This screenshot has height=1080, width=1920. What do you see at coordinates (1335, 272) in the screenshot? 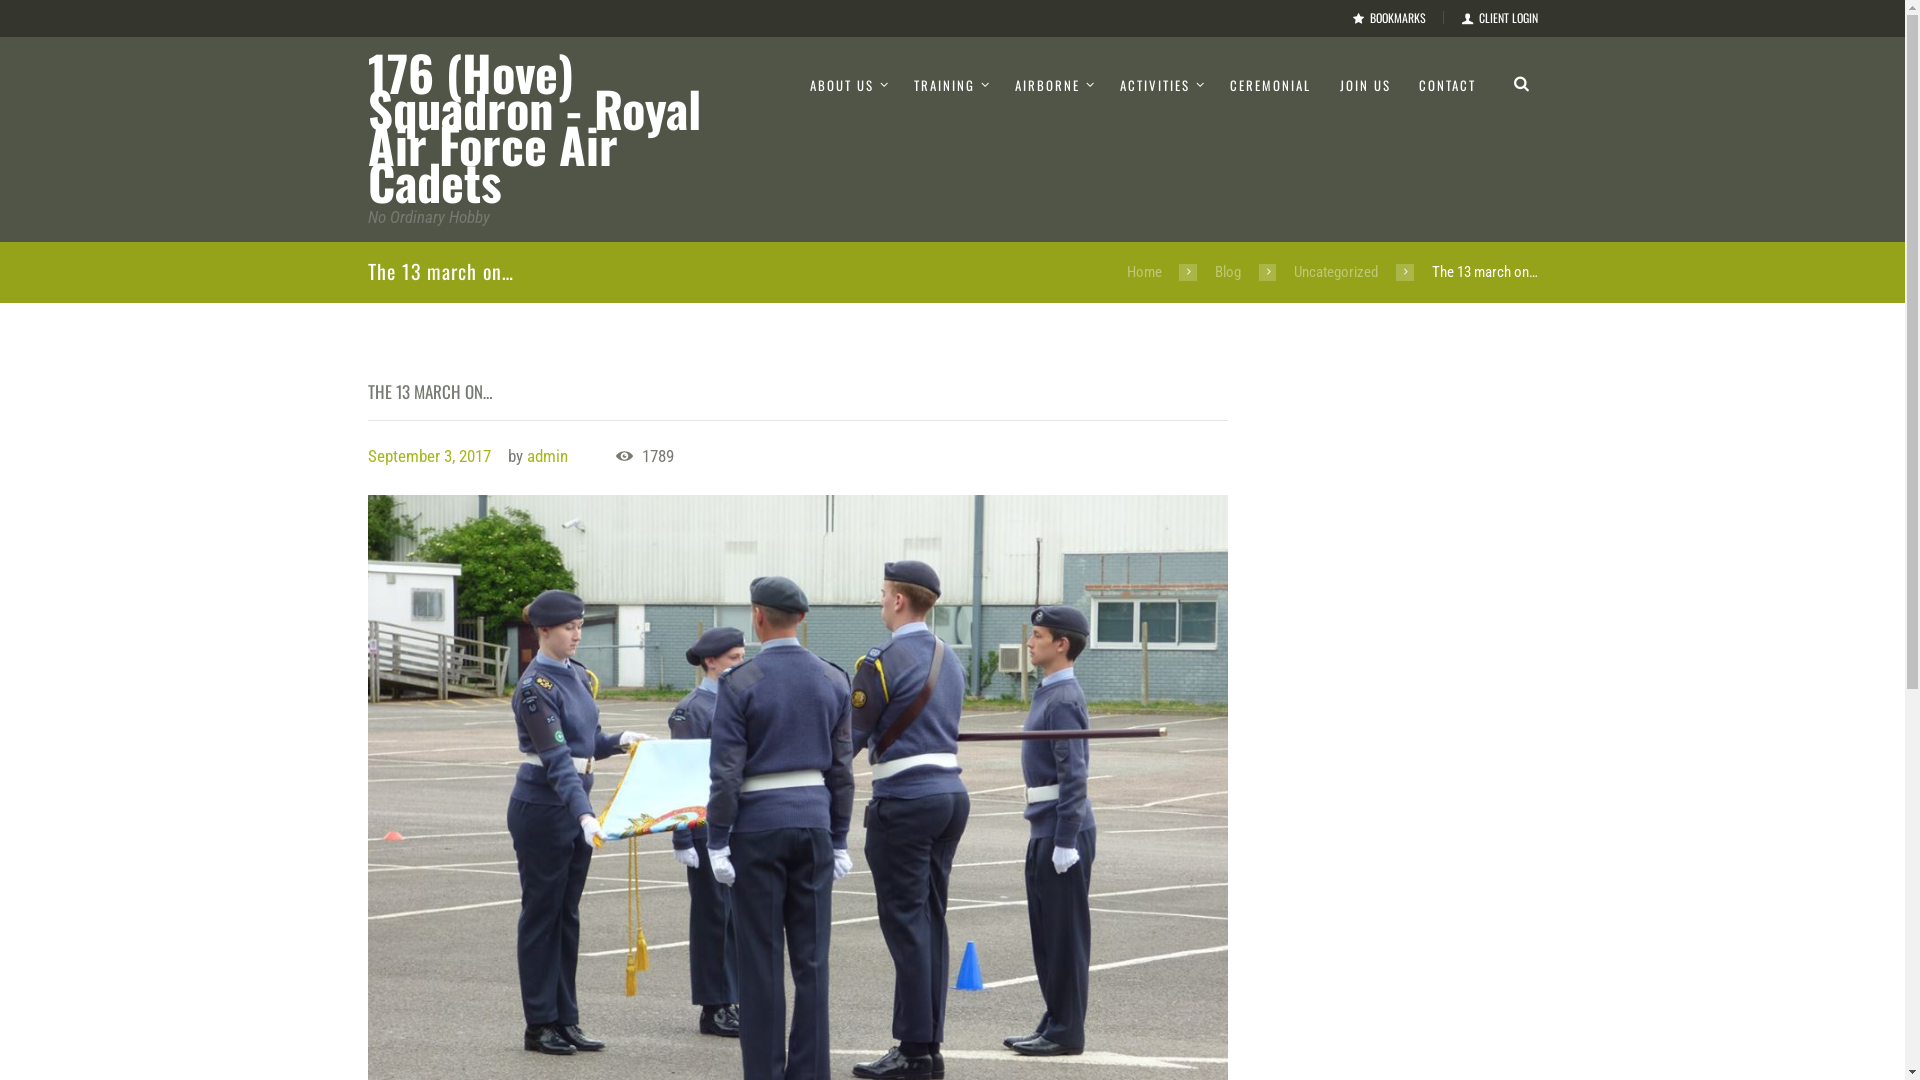
I see `'Uncategorized'` at bounding box center [1335, 272].